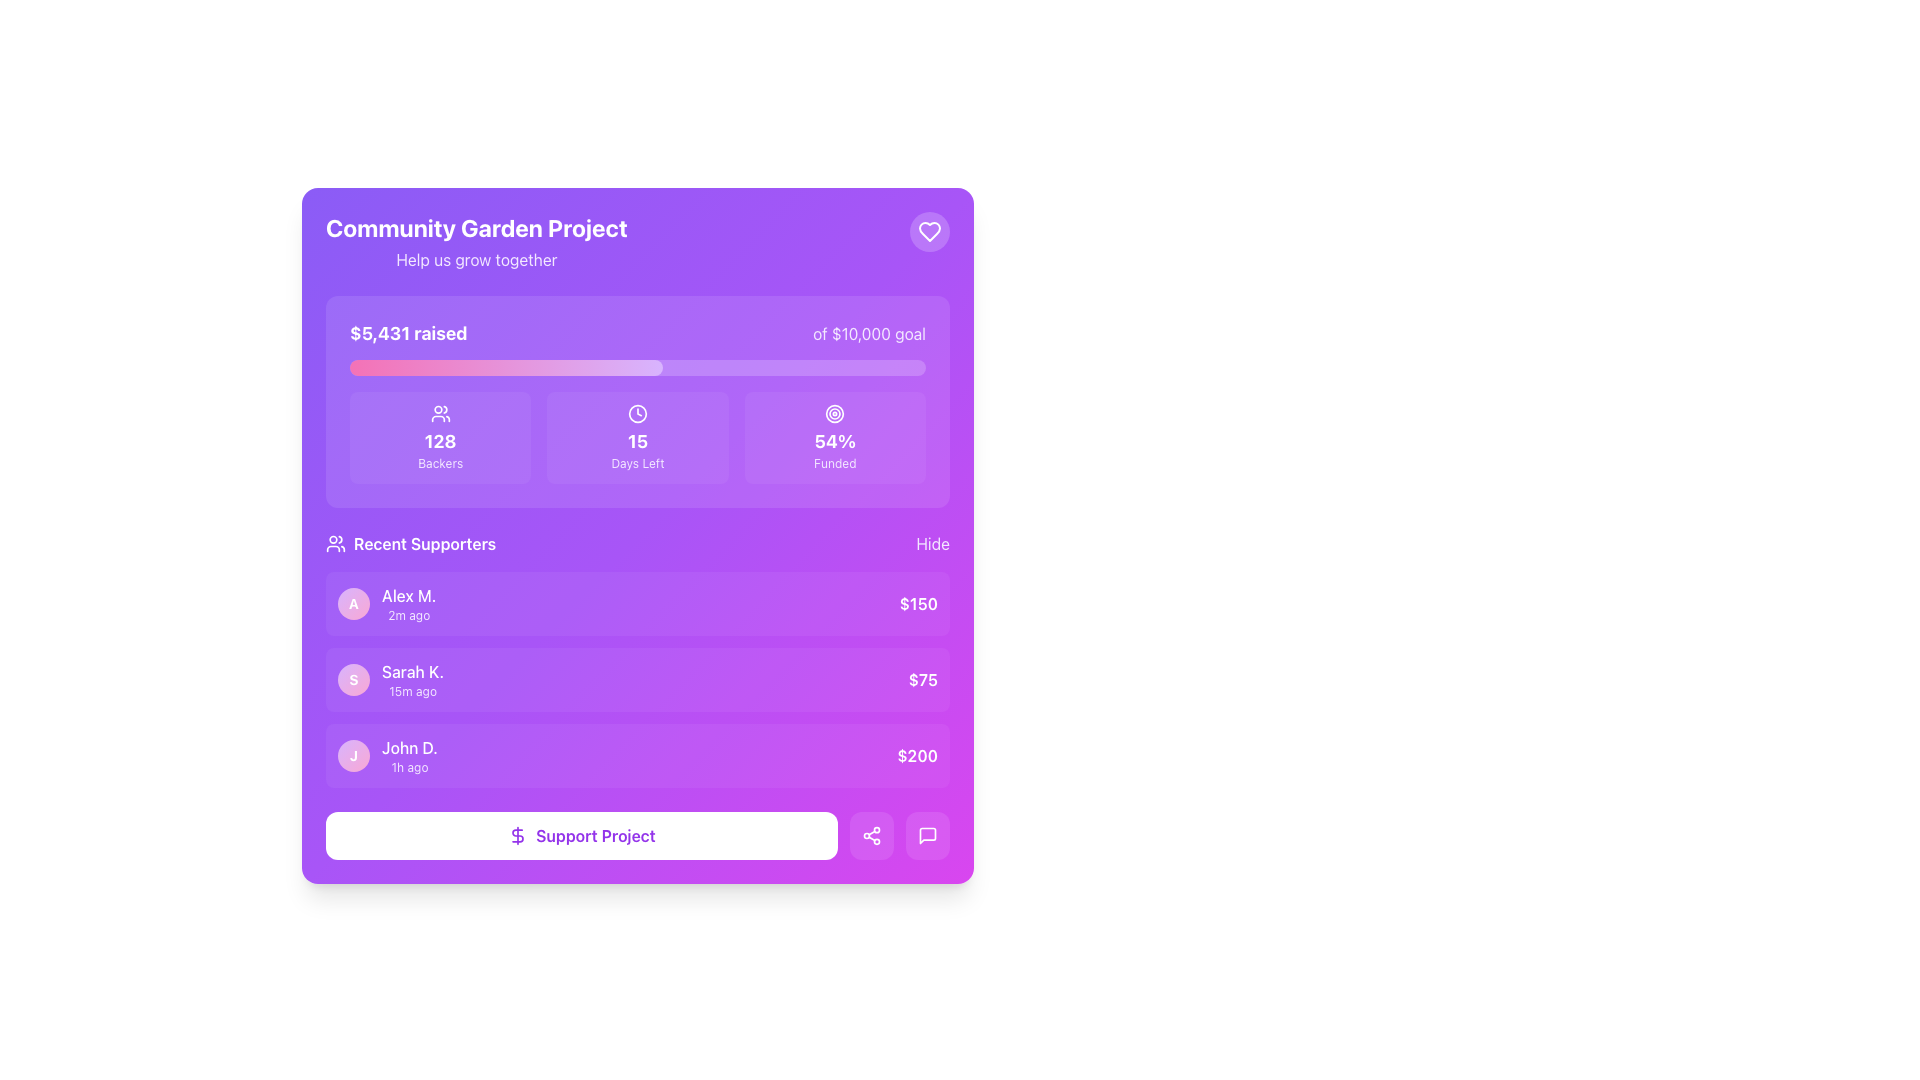 This screenshot has height=1080, width=1920. What do you see at coordinates (580, 836) in the screenshot?
I see `the support button located at the bottom of the purple-themed interface` at bounding box center [580, 836].